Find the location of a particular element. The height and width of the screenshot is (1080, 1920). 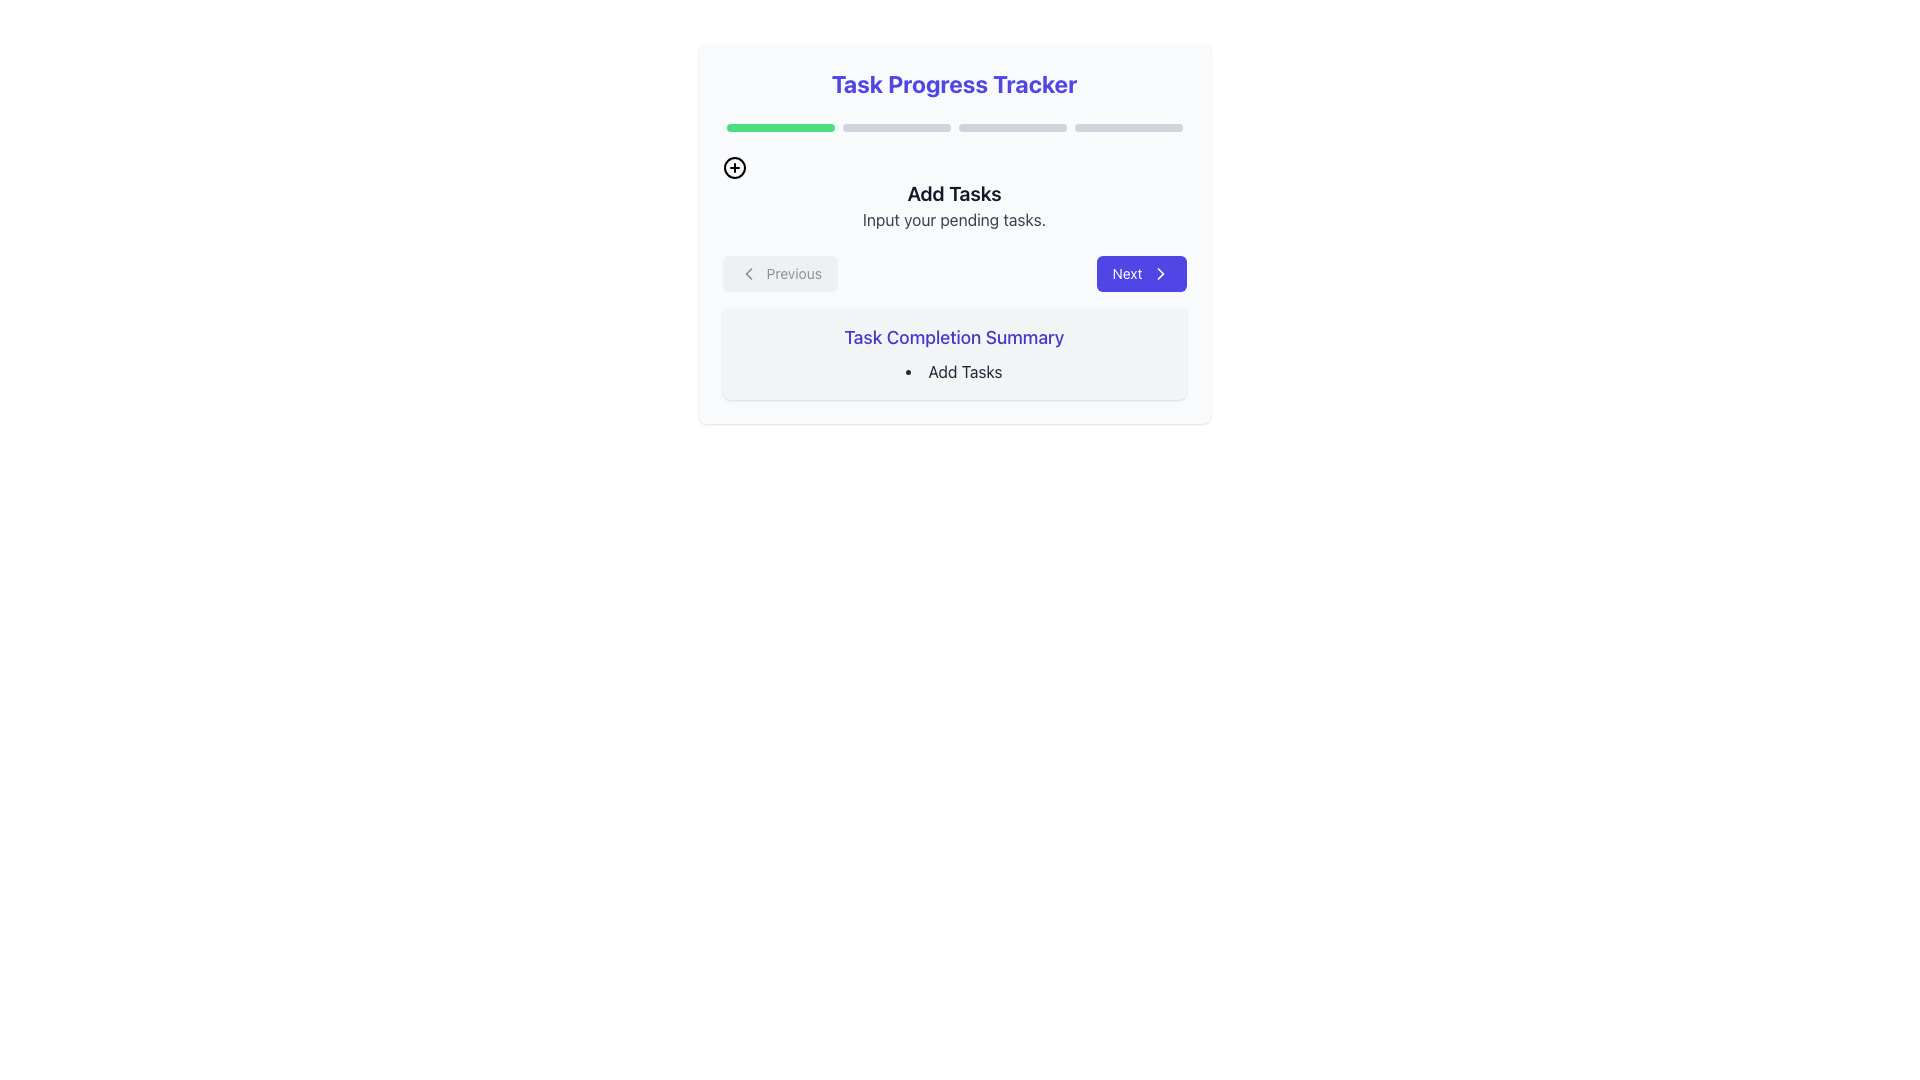

the text element displaying 'Task Completion Summary' which is bold, indigo-colored, and left-aligned in a light gray box is located at coordinates (953, 337).